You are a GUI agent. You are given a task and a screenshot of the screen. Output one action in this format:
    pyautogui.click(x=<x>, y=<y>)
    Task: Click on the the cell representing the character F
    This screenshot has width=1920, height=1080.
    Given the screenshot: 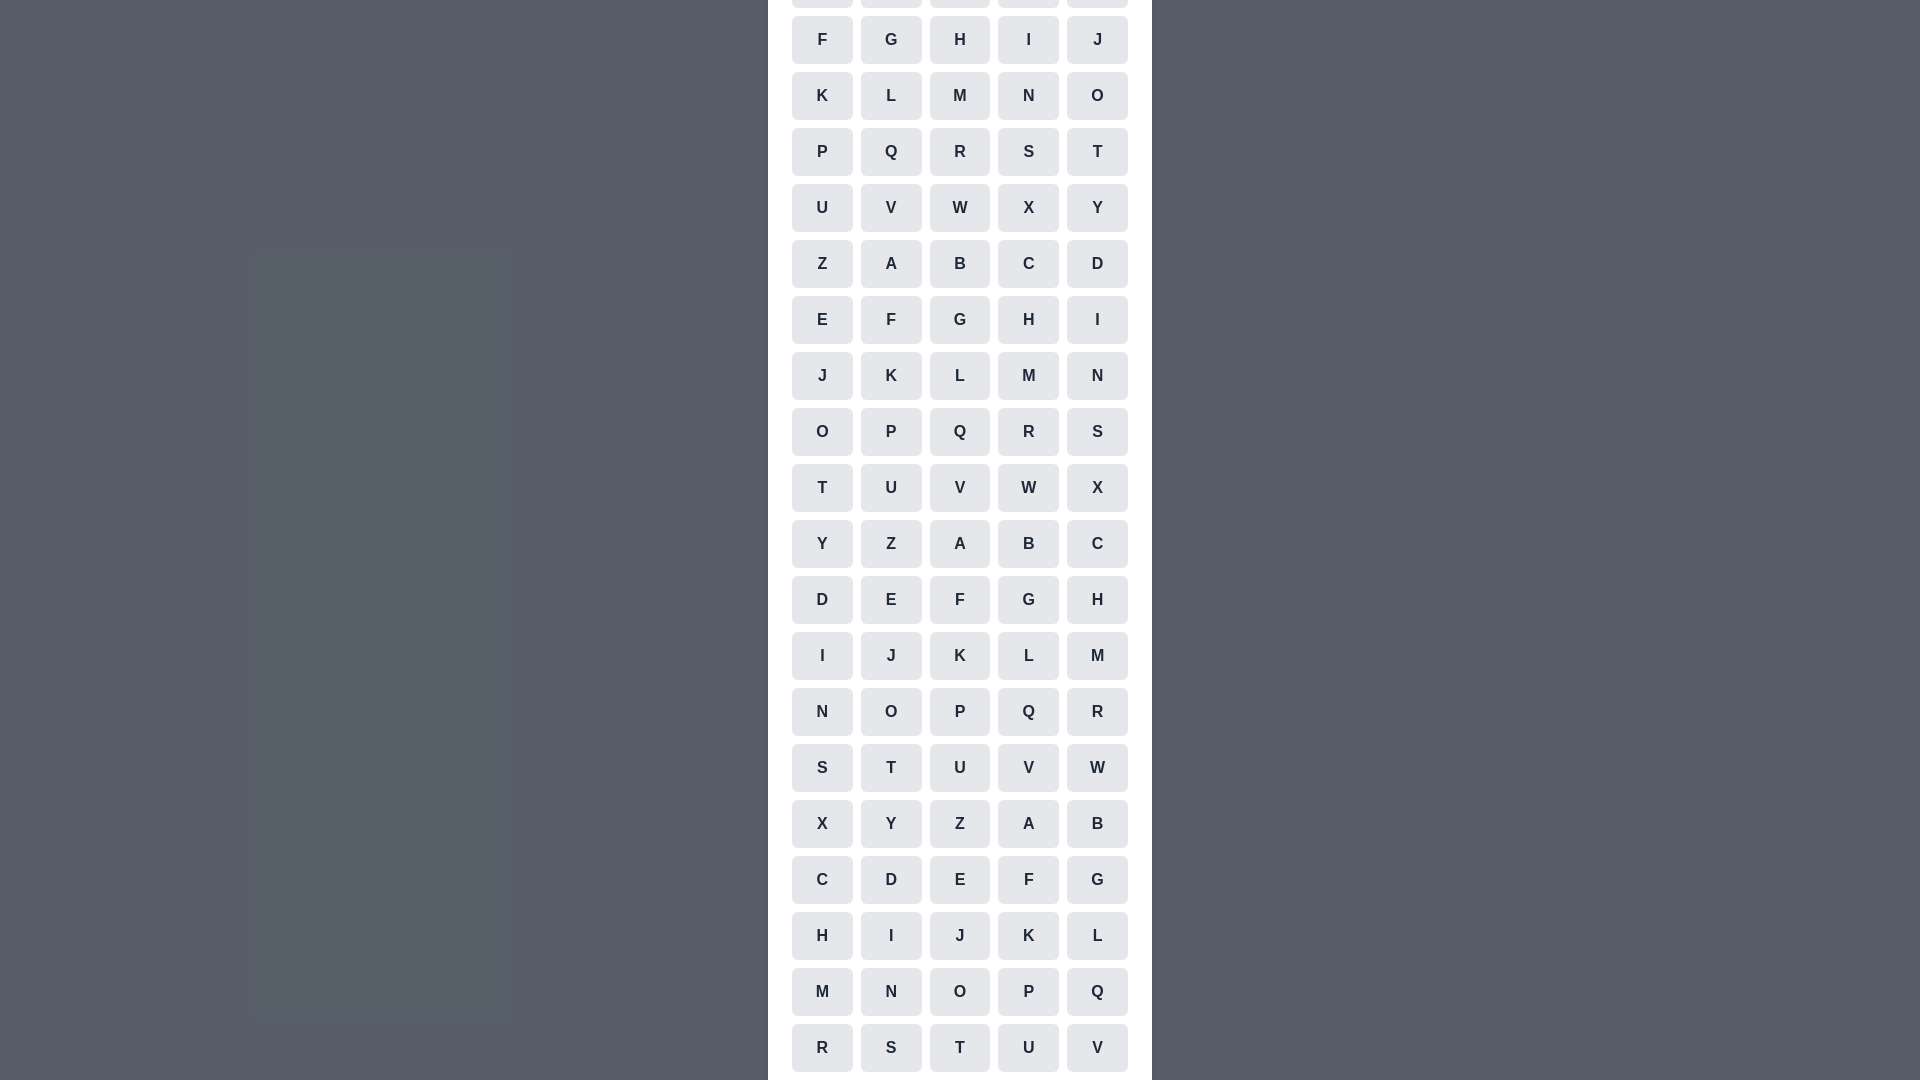 What is the action you would take?
    pyautogui.click(x=821, y=39)
    